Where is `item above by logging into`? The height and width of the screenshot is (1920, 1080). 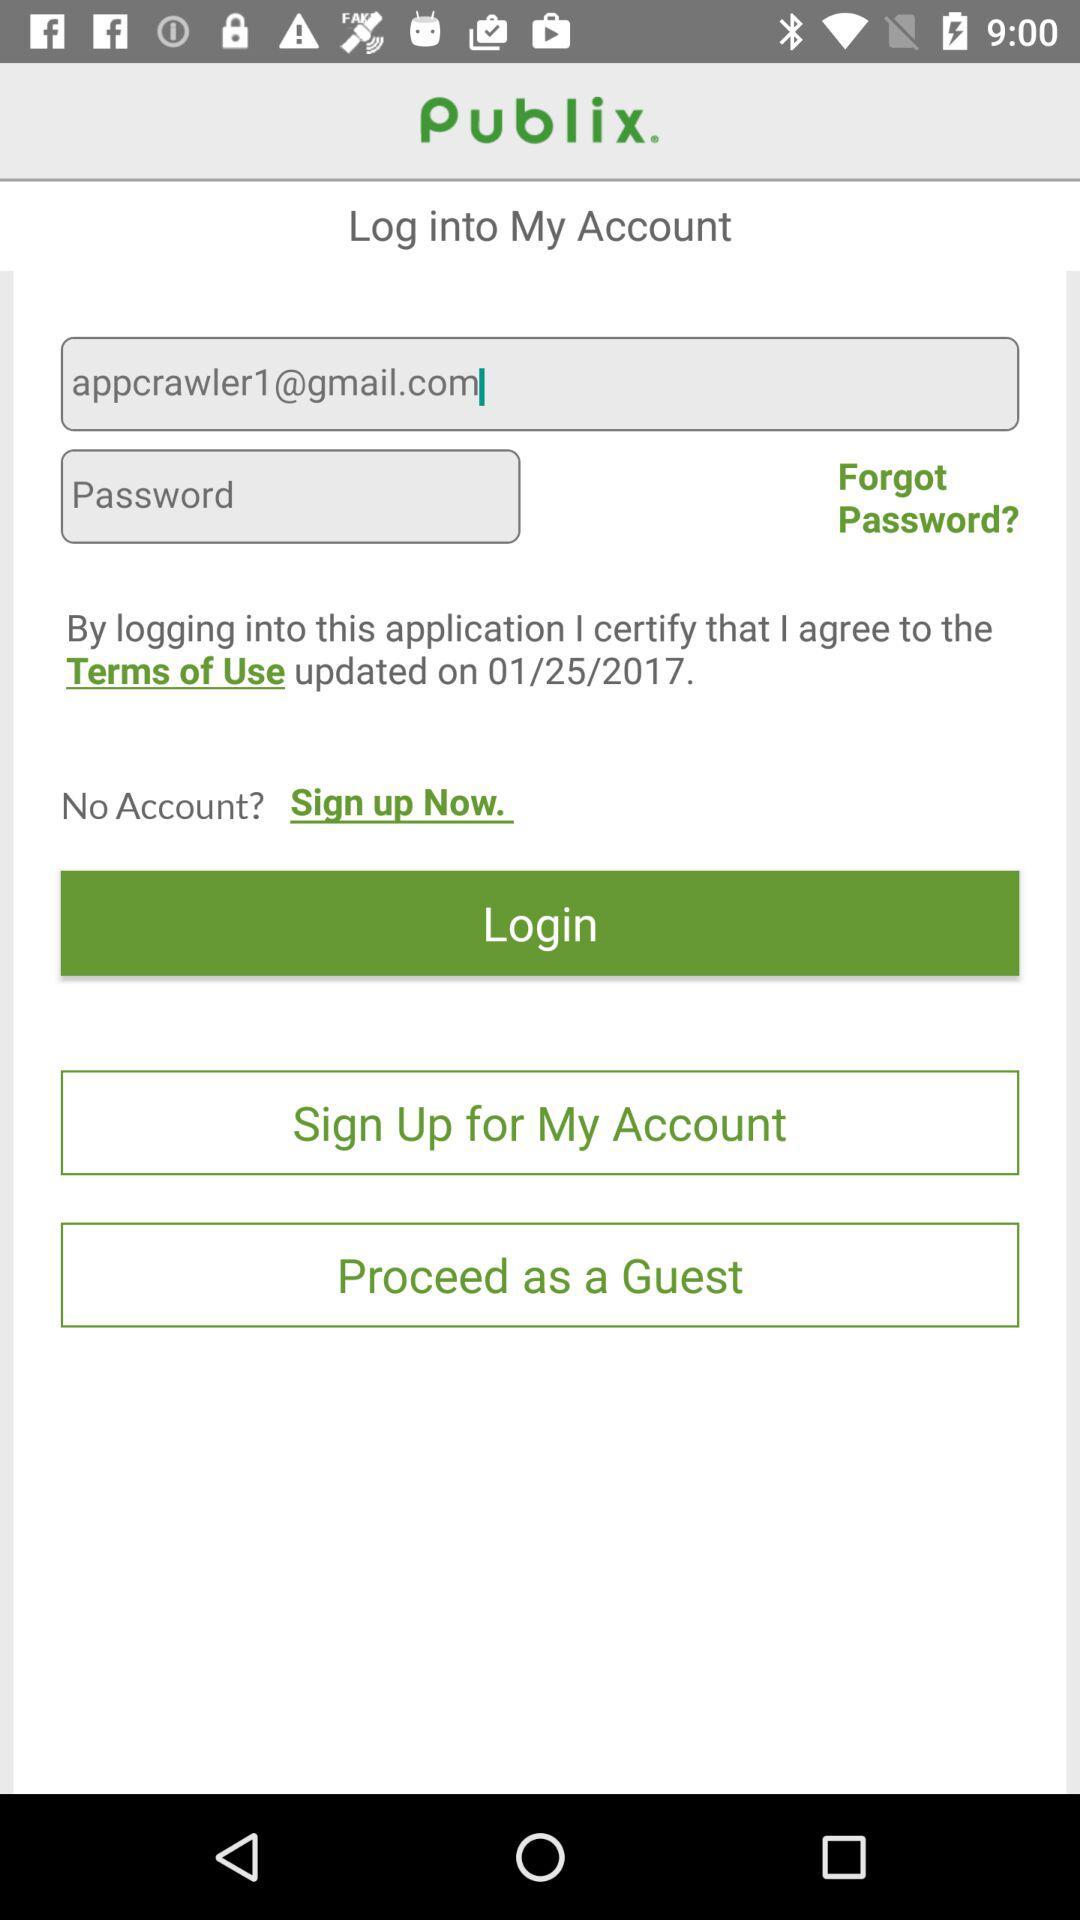 item above by logging into is located at coordinates (290, 499).